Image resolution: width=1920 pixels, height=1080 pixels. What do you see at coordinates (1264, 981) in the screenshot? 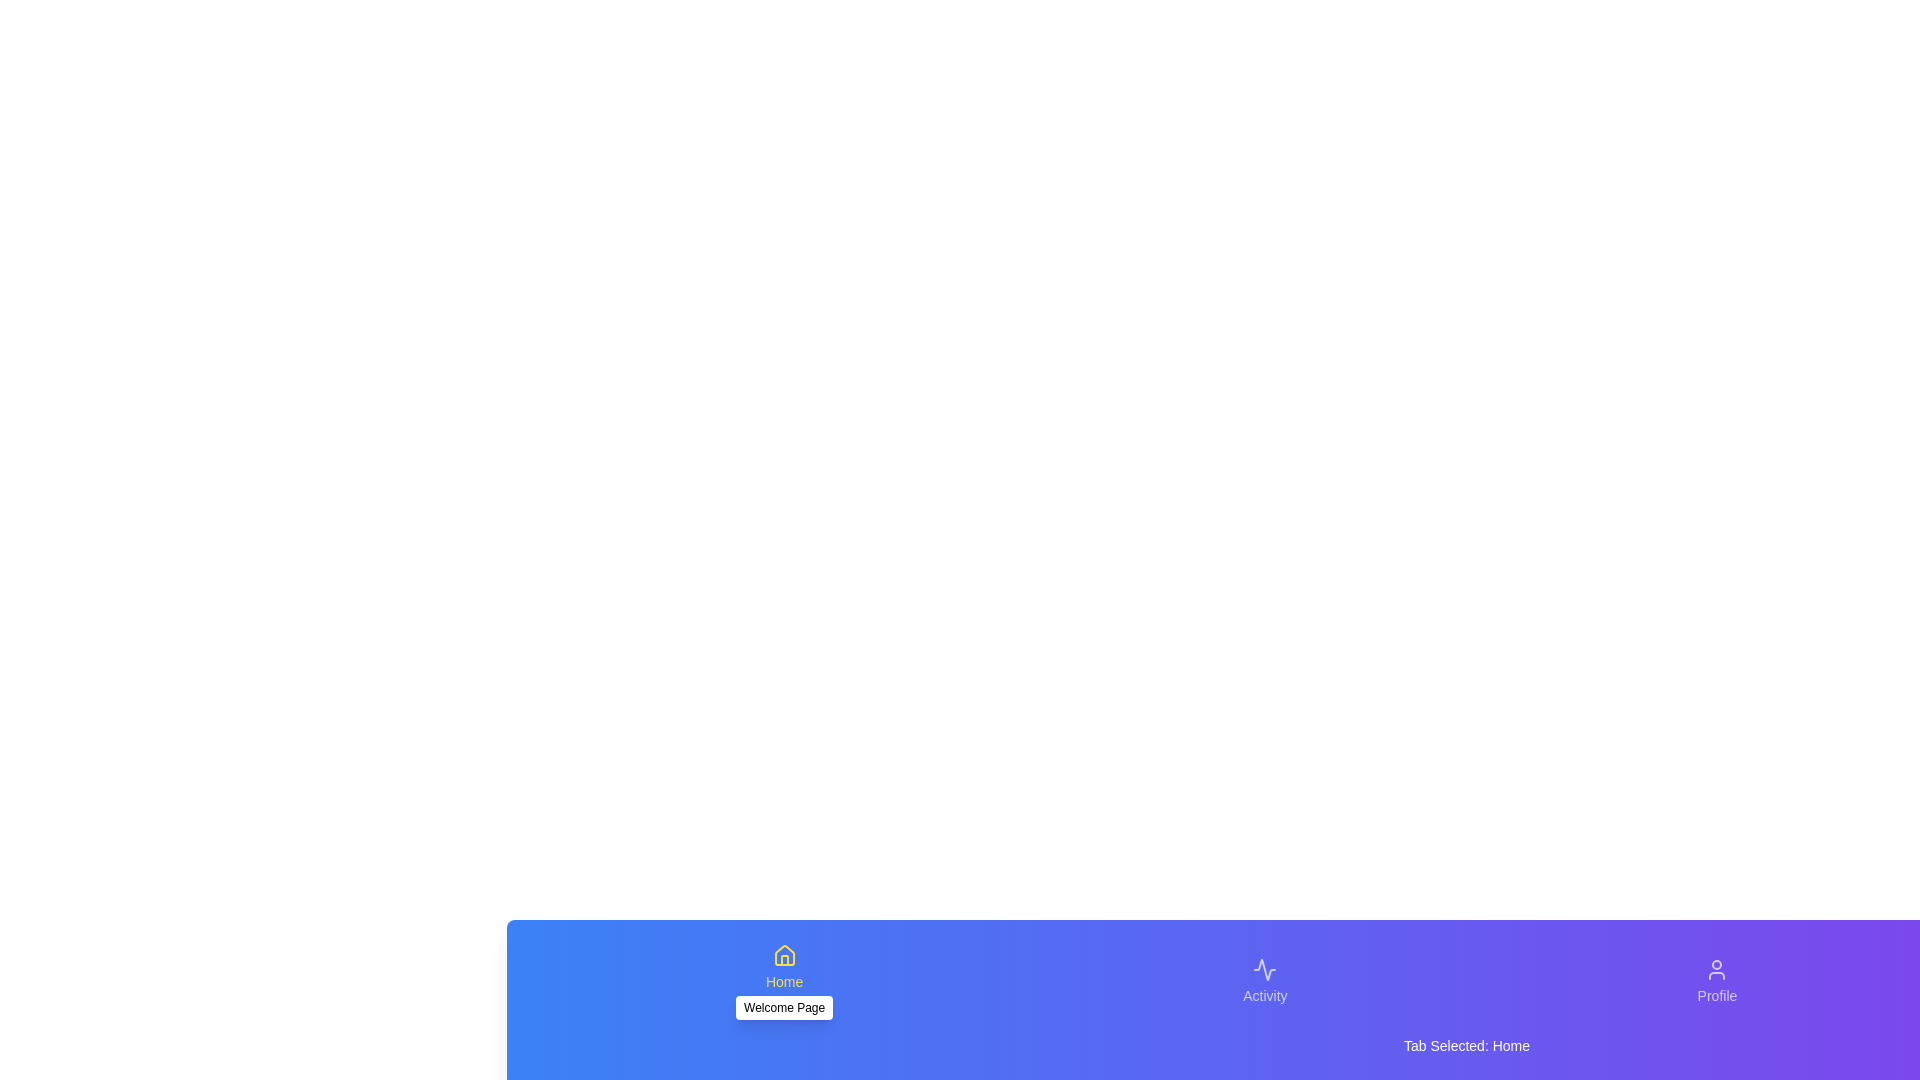
I see `the tab labeled Activity to view its description` at bounding box center [1264, 981].